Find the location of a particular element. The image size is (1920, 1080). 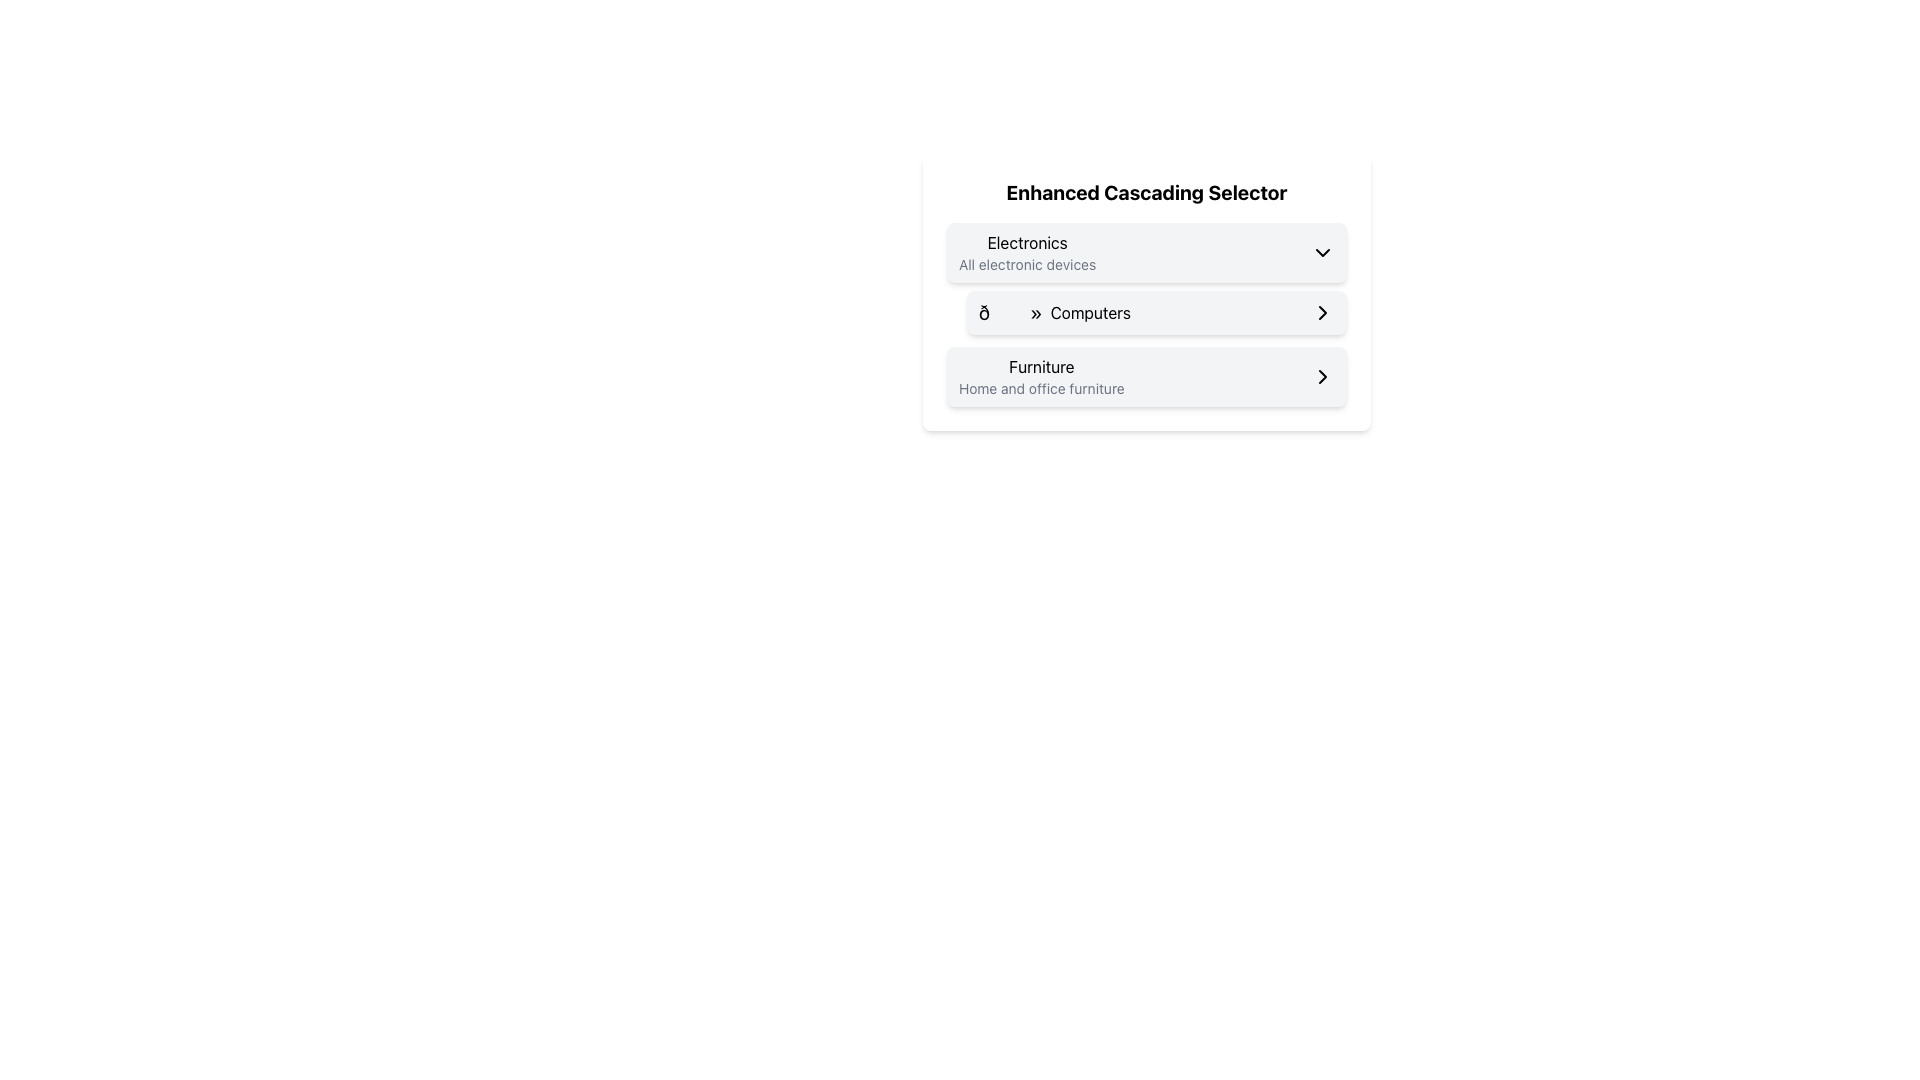

the chevron-style dropdown indicator located at the far-right end of the 'Electronics' block is located at coordinates (1323, 252).